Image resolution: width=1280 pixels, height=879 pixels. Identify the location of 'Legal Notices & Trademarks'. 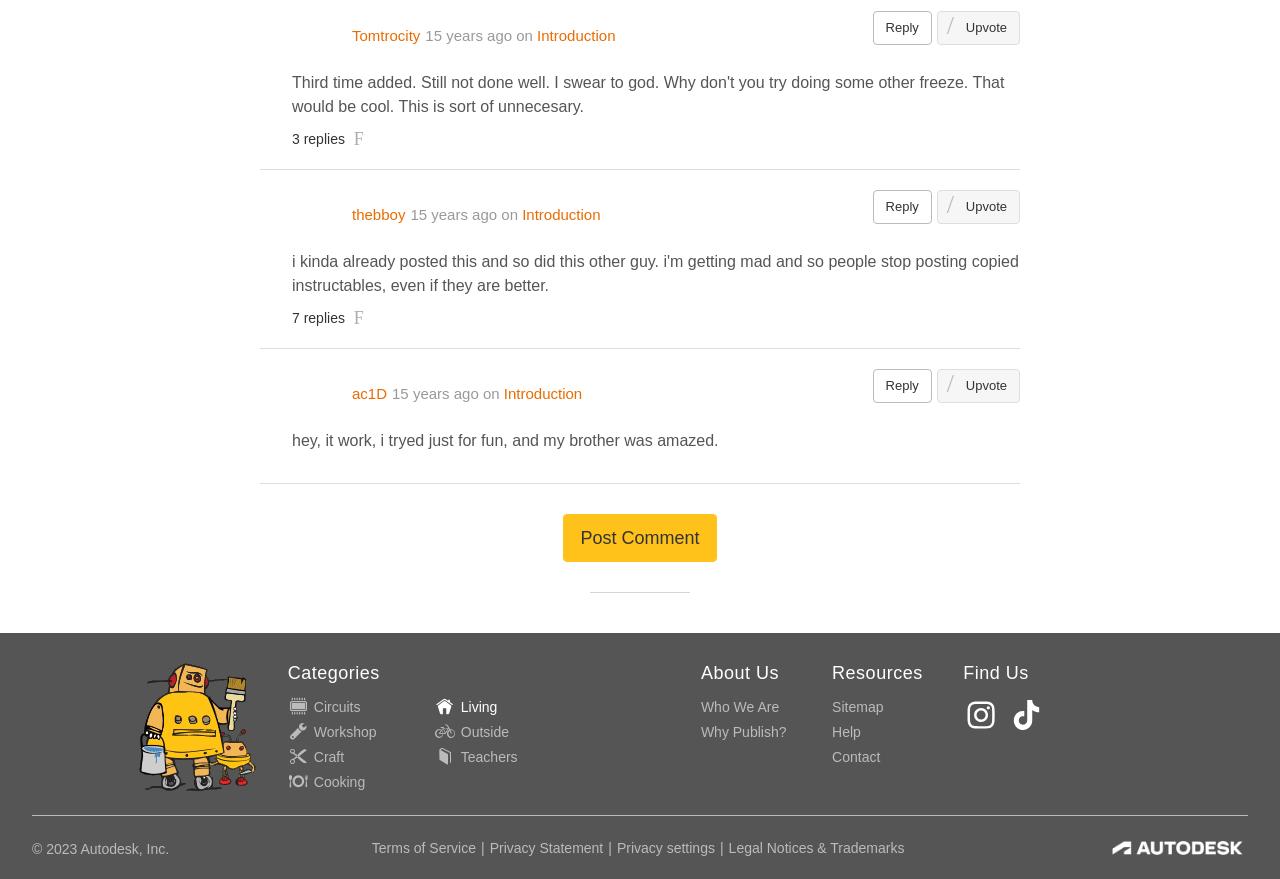
(816, 847).